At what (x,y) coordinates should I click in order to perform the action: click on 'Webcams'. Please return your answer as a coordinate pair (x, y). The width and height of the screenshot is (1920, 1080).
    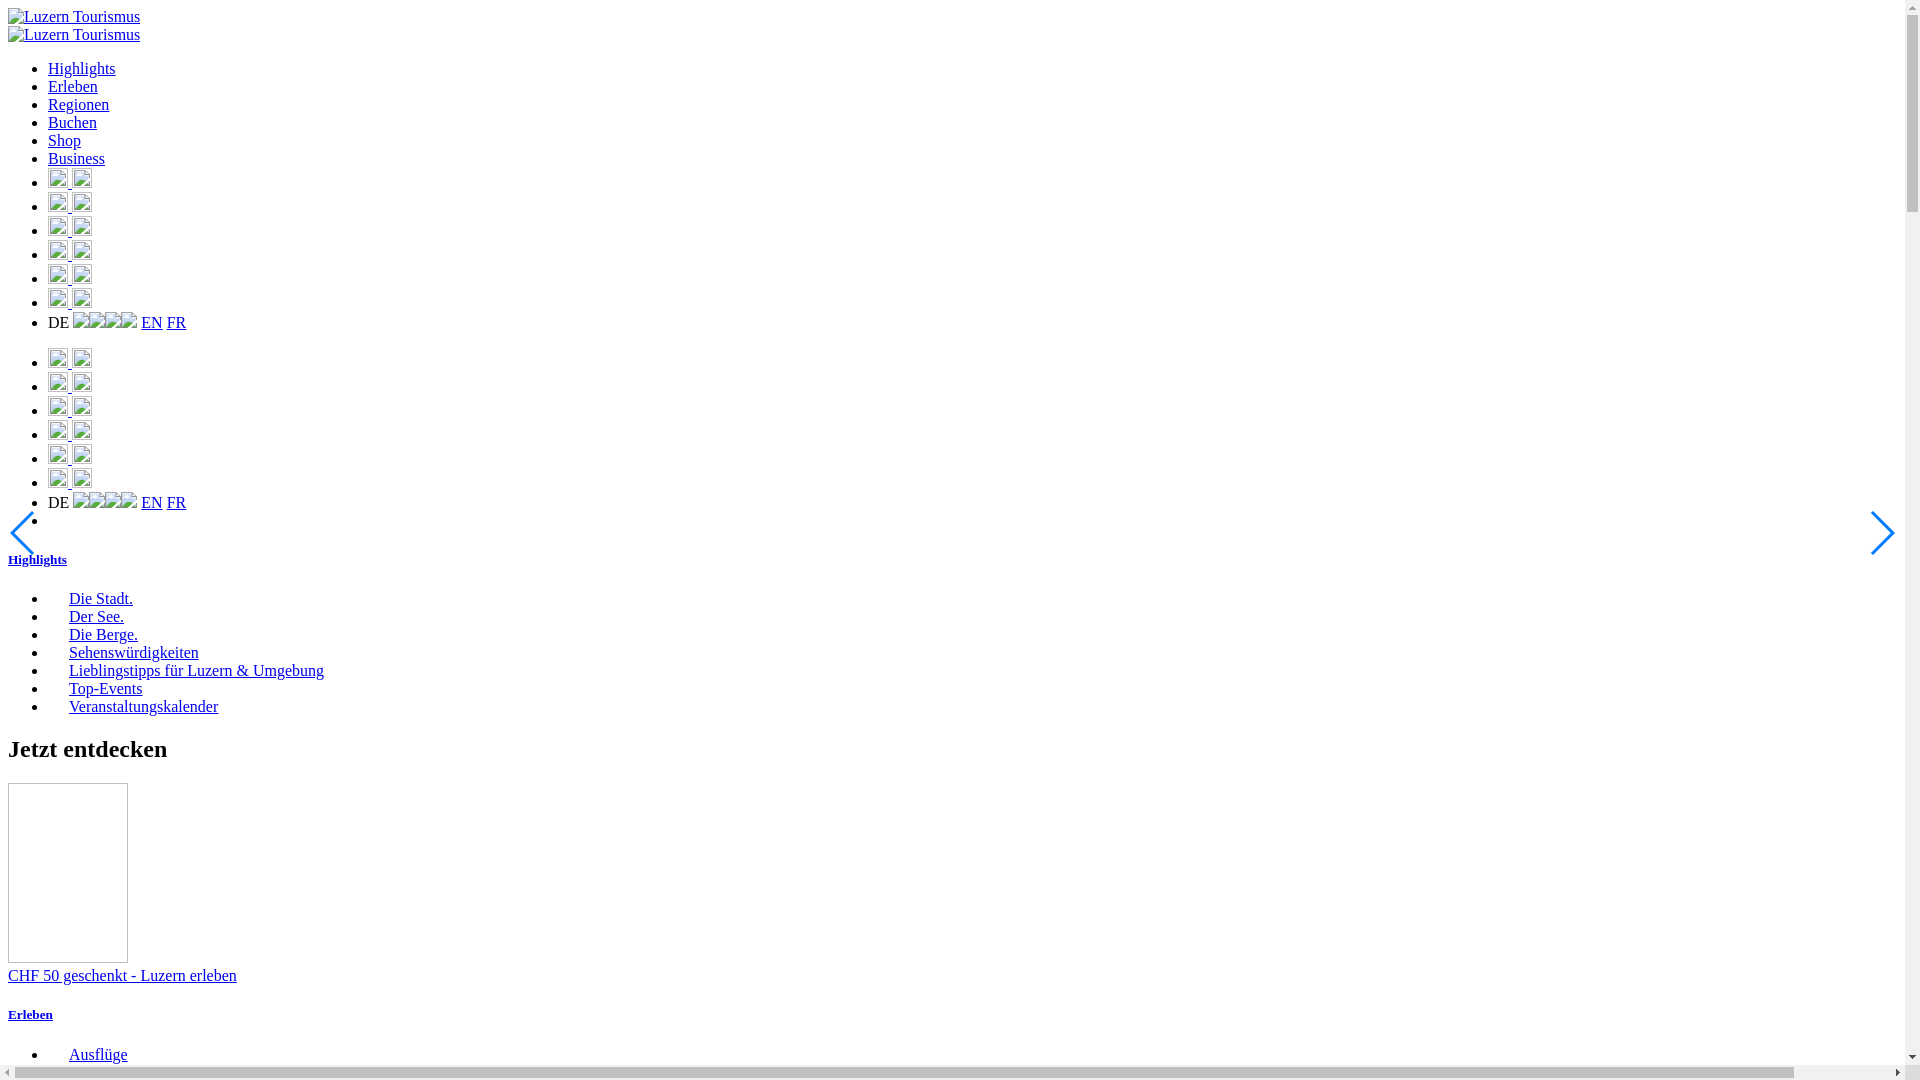
    Looking at the image, I should click on (70, 229).